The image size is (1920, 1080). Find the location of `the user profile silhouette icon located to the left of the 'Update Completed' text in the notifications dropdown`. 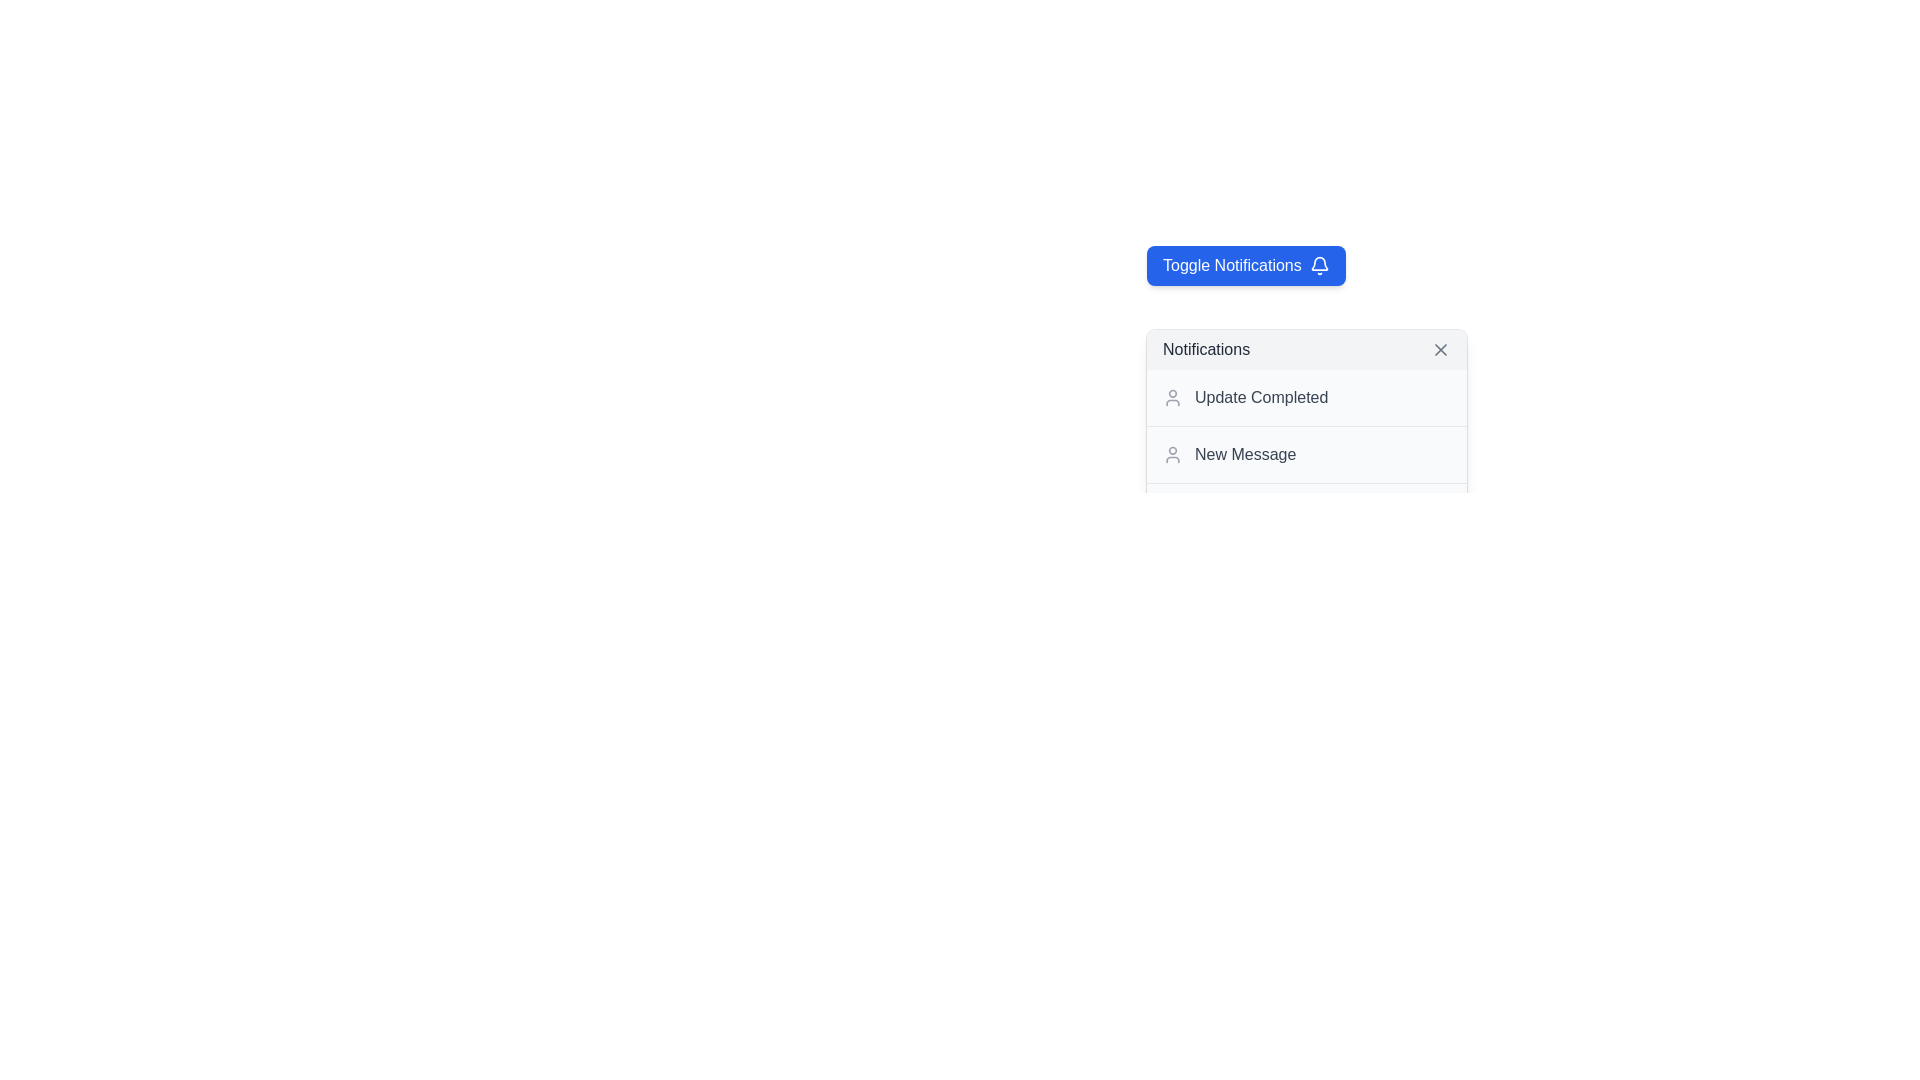

the user profile silhouette icon located to the left of the 'Update Completed' text in the notifications dropdown is located at coordinates (1172, 397).